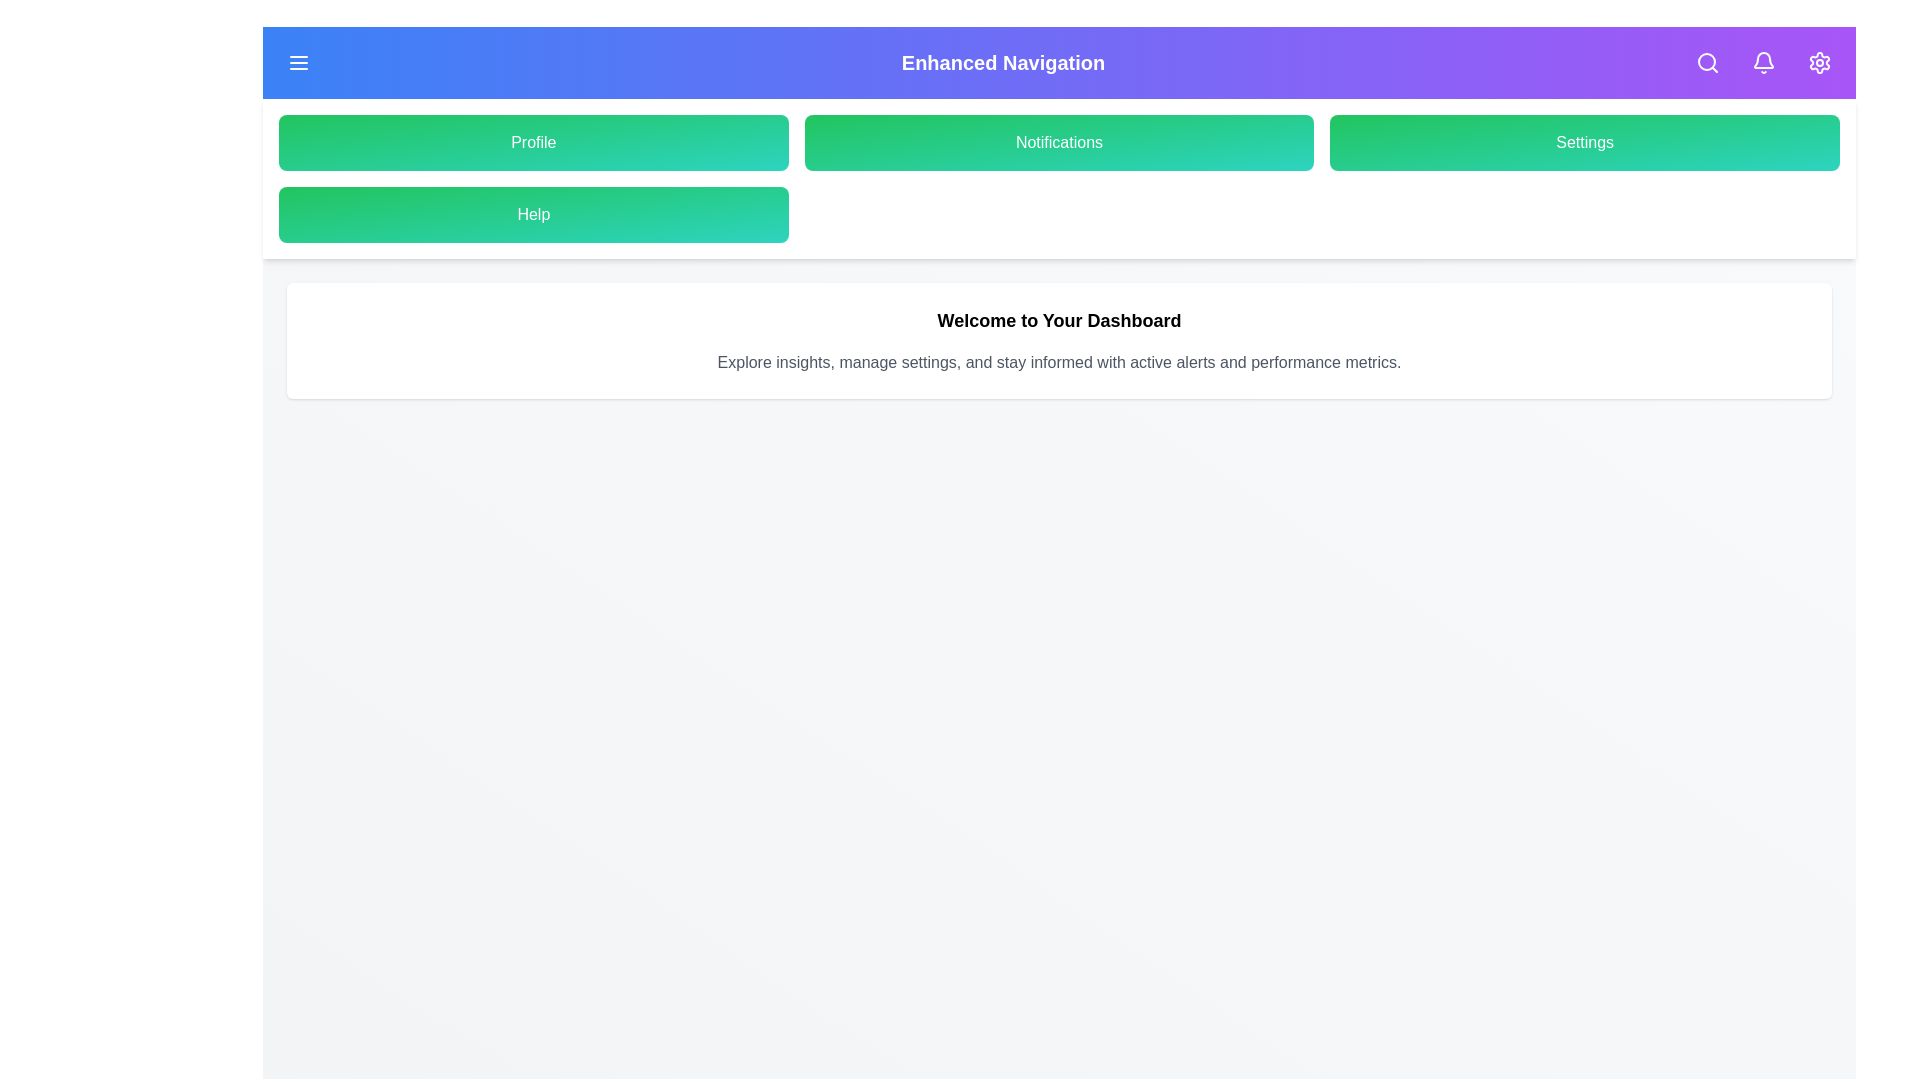  What do you see at coordinates (499, 499) in the screenshot?
I see `the background area of the component` at bounding box center [499, 499].